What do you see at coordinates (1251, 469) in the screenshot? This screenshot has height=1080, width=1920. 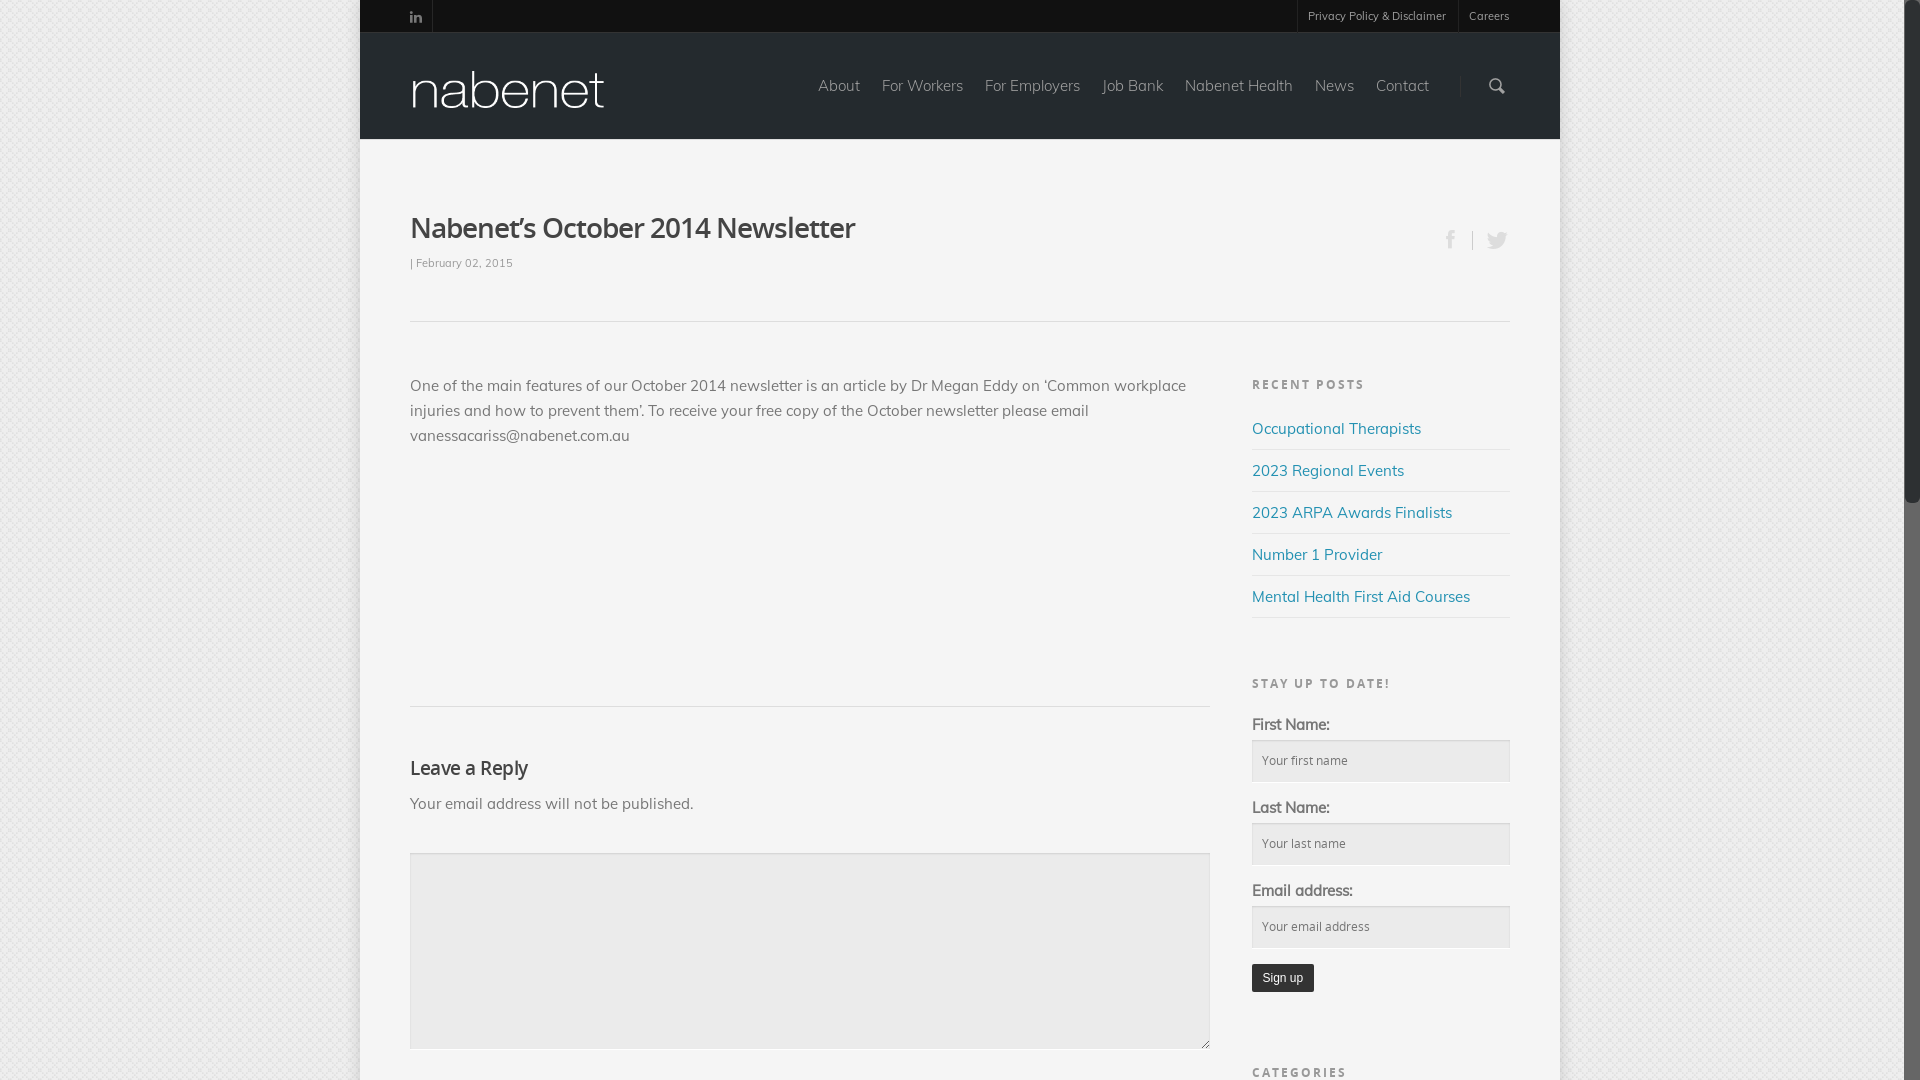 I see `'2023 Regional Events'` at bounding box center [1251, 469].